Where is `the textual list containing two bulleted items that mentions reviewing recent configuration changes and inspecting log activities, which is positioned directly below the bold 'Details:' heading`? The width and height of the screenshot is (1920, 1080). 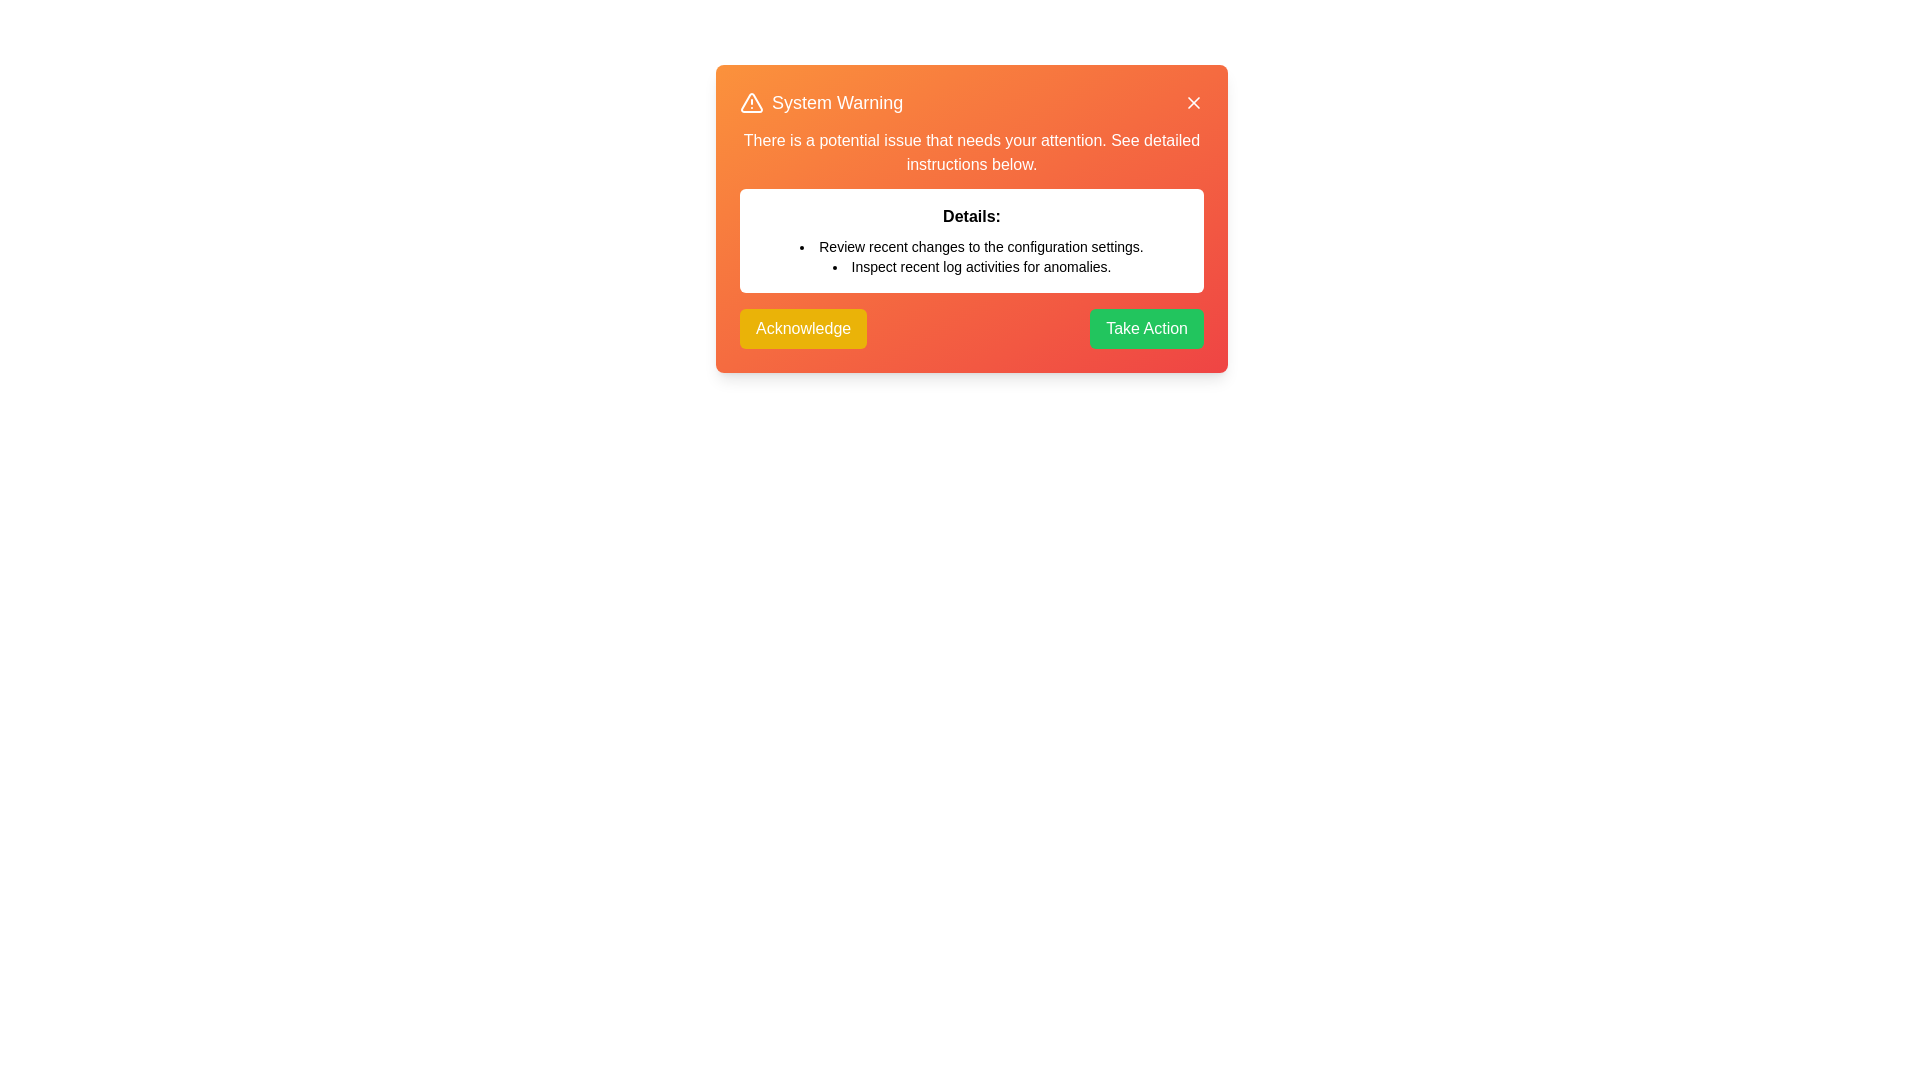 the textual list containing two bulleted items that mentions reviewing recent configuration changes and inspecting log activities, which is positioned directly below the bold 'Details:' heading is located at coordinates (971, 256).